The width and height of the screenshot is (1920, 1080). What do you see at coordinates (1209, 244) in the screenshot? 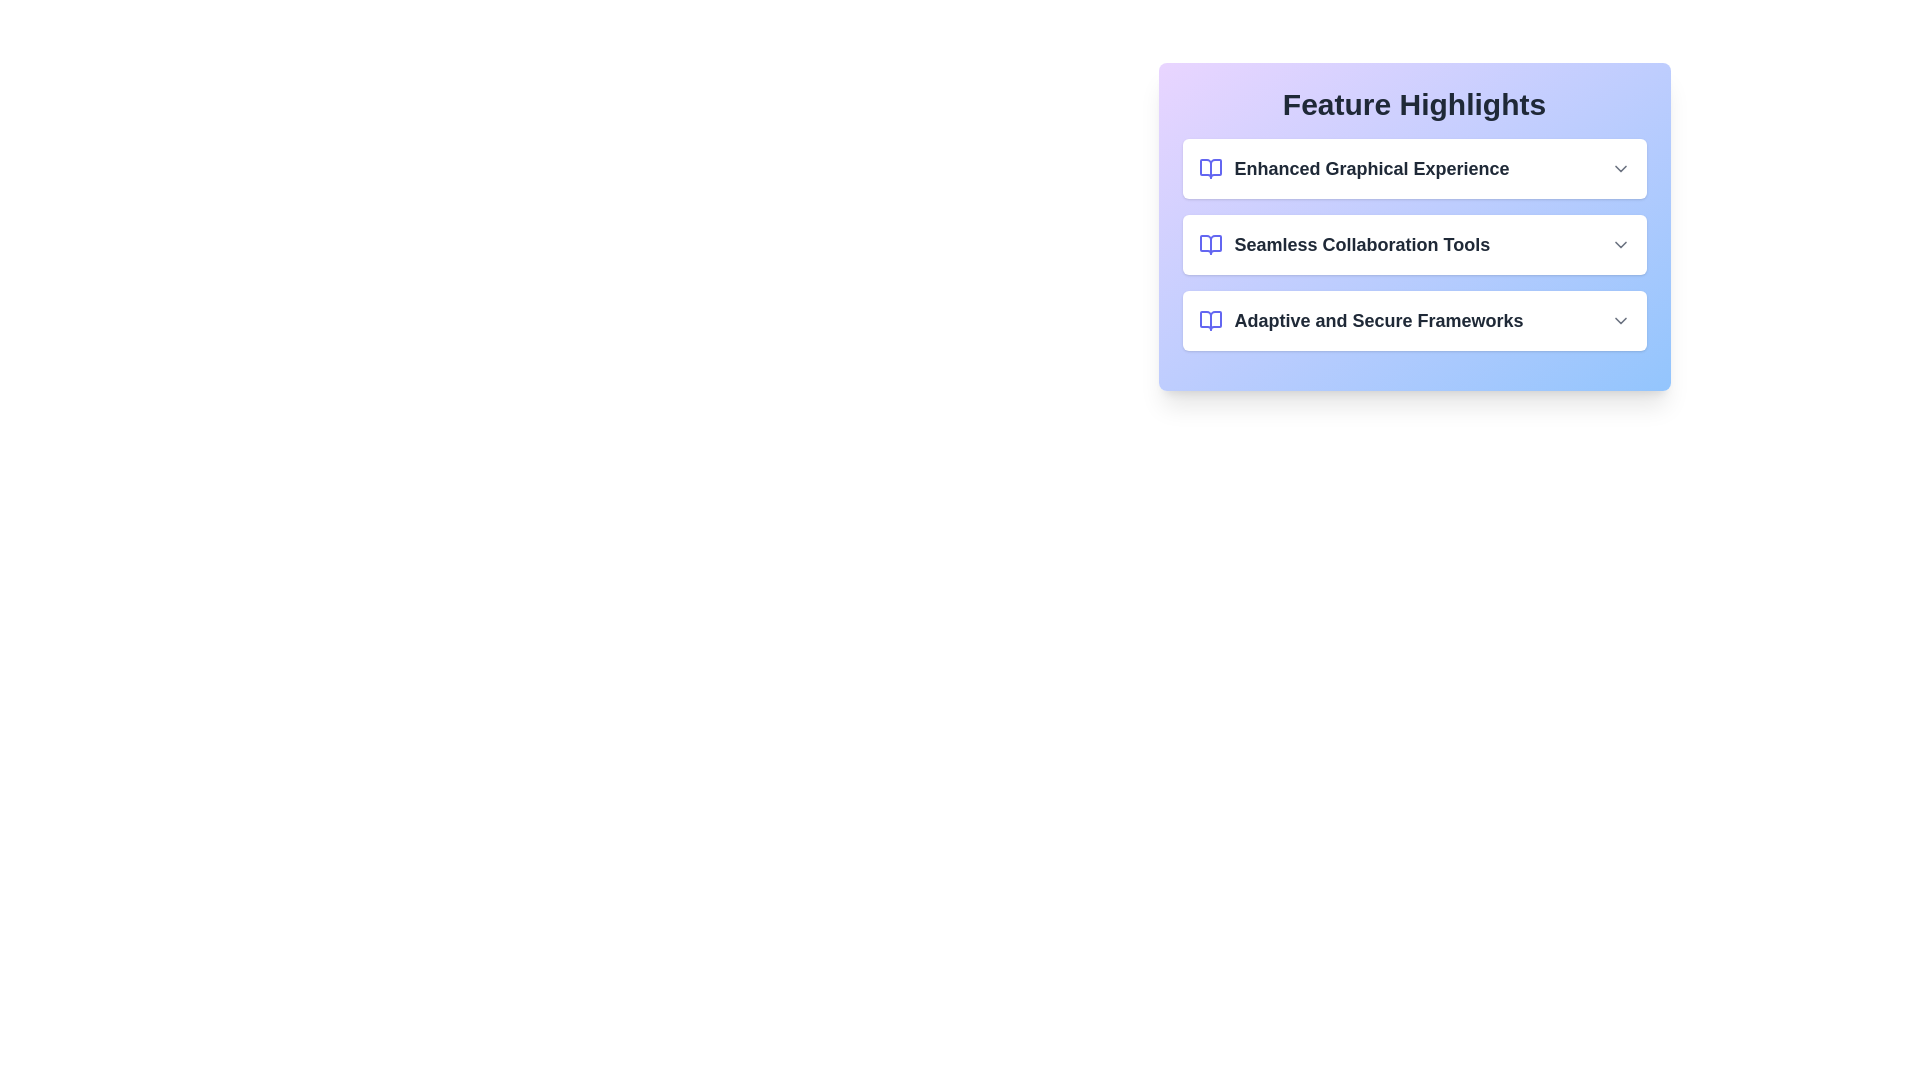
I see `the indigo blue graphic icon representing an open book, located in the middle entry of the 'Feature Highlights' list, to the left of 'Seamless Collaboration Tools'` at bounding box center [1209, 244].